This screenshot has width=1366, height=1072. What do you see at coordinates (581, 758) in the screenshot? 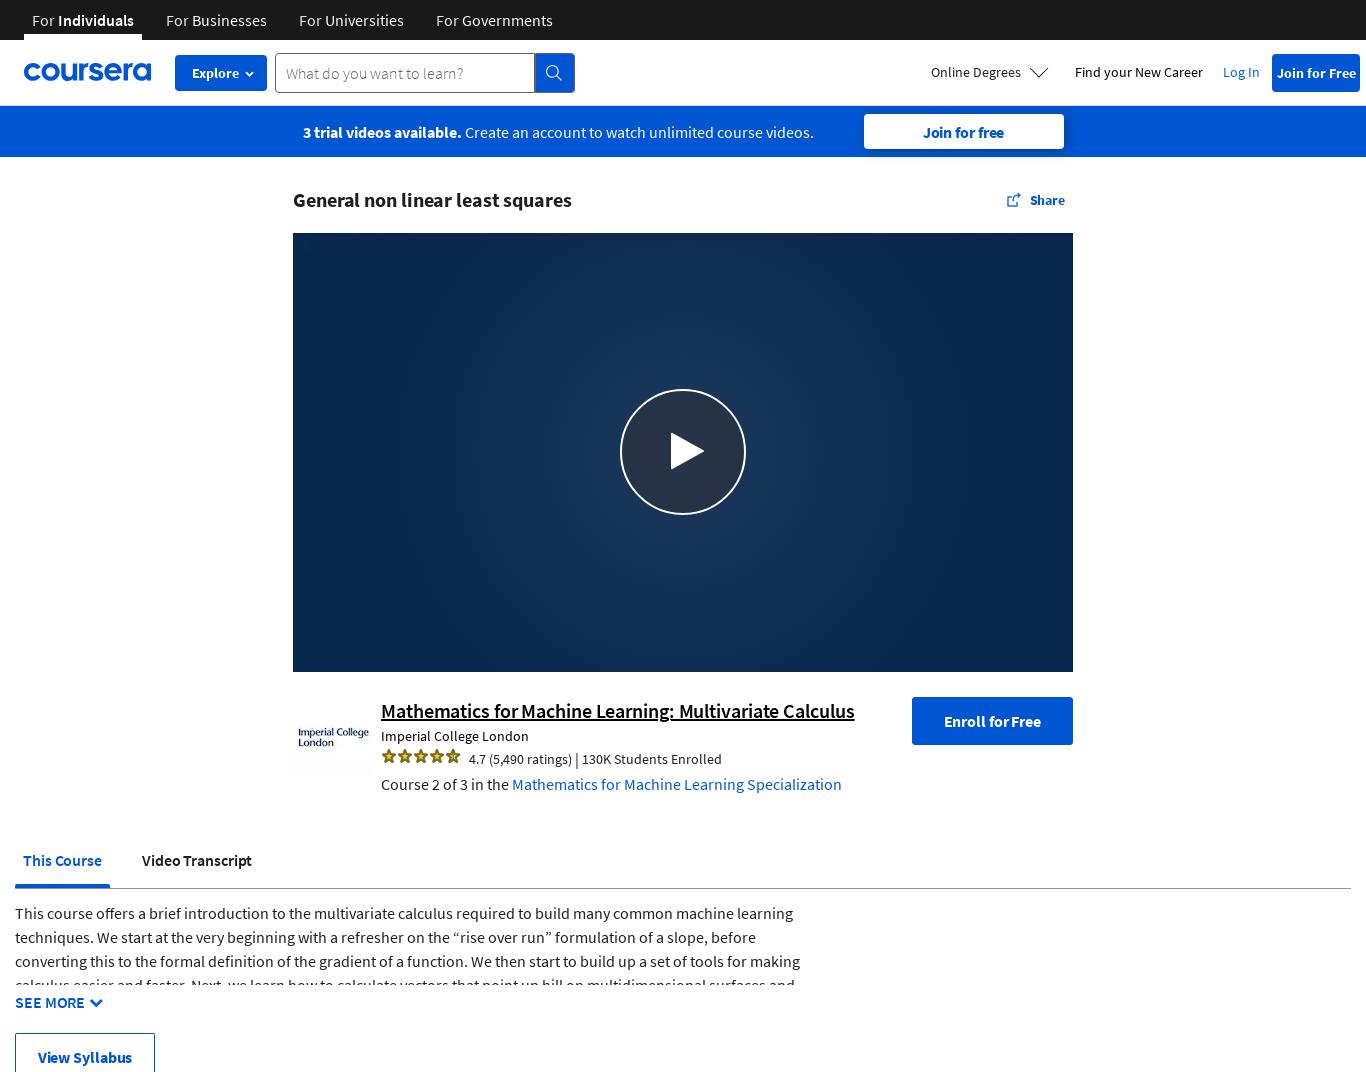
I see `'130K Students Enrolled'` at bounding box center [581, 758].